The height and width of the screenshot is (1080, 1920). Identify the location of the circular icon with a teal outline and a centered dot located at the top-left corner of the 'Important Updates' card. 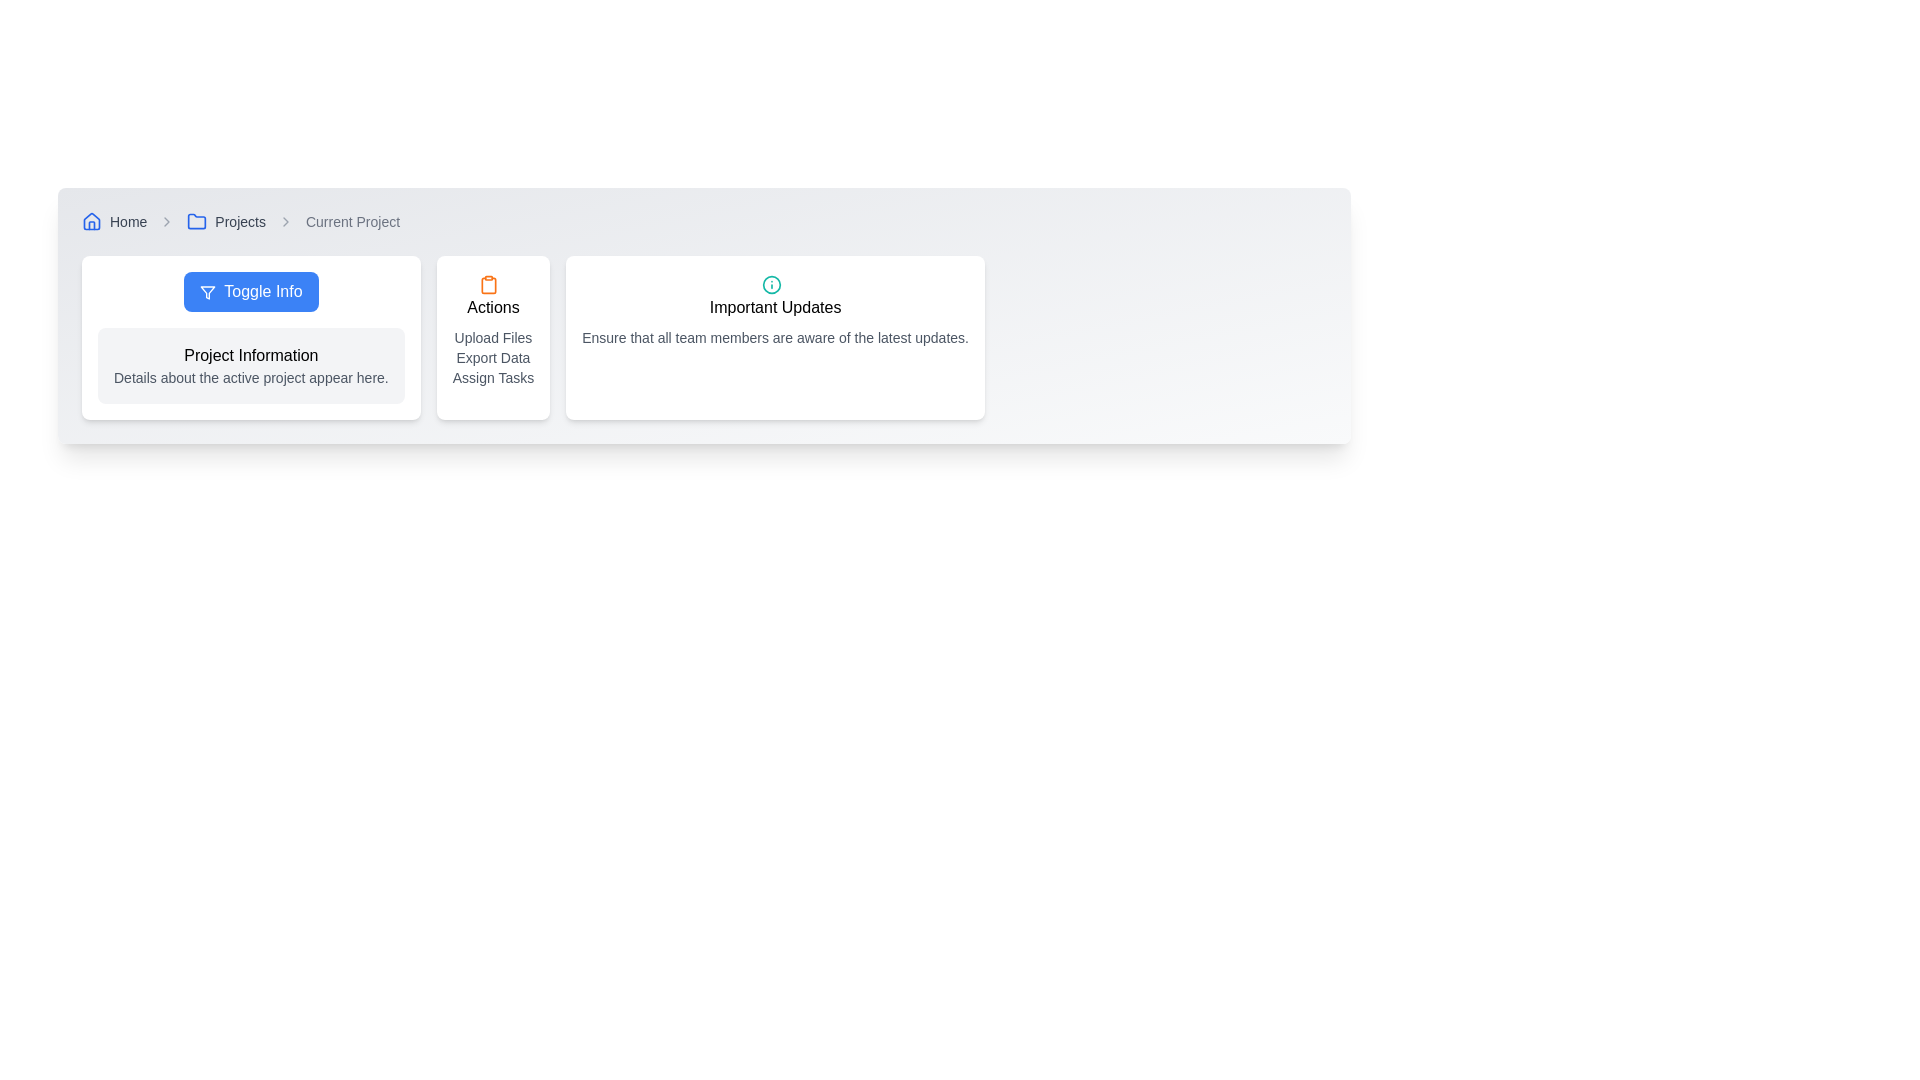
(770, 284).